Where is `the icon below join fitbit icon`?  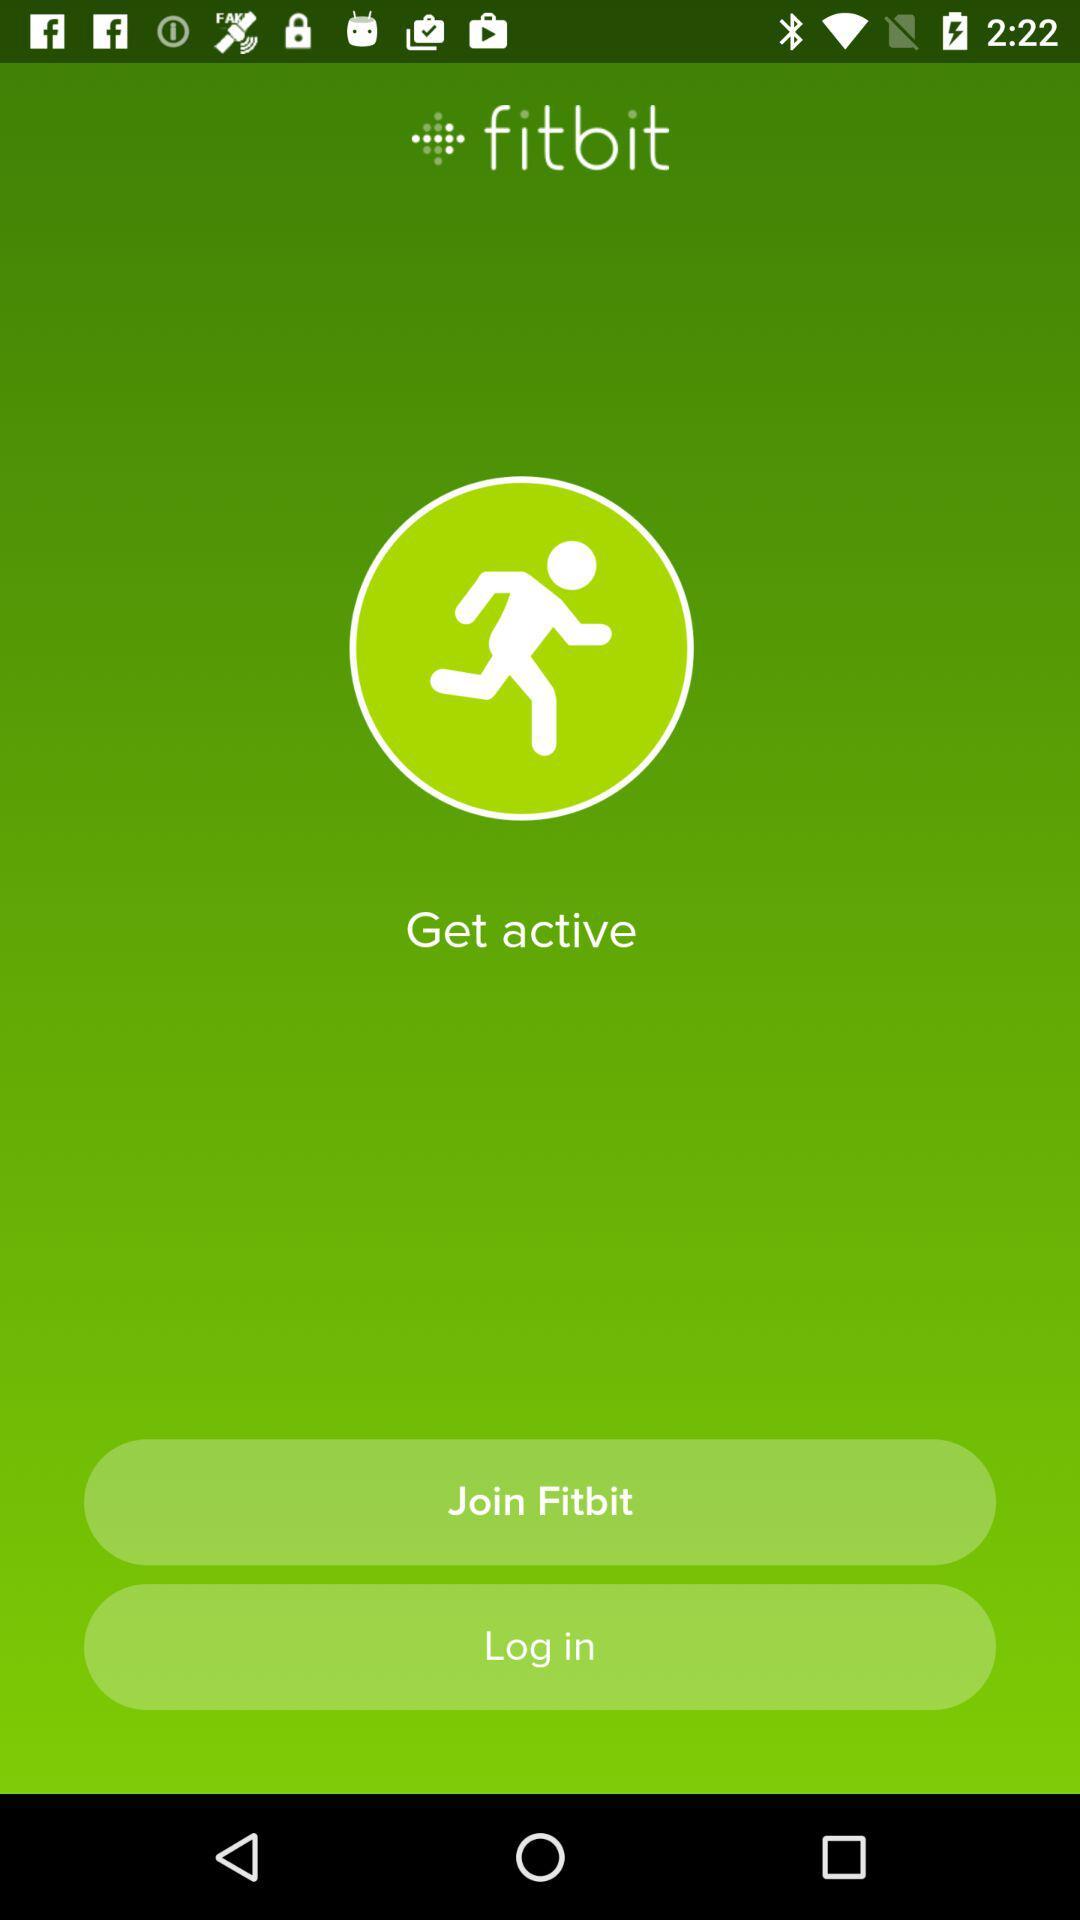
the icon below join fitbit icon is located at coordinates (540, 1646).